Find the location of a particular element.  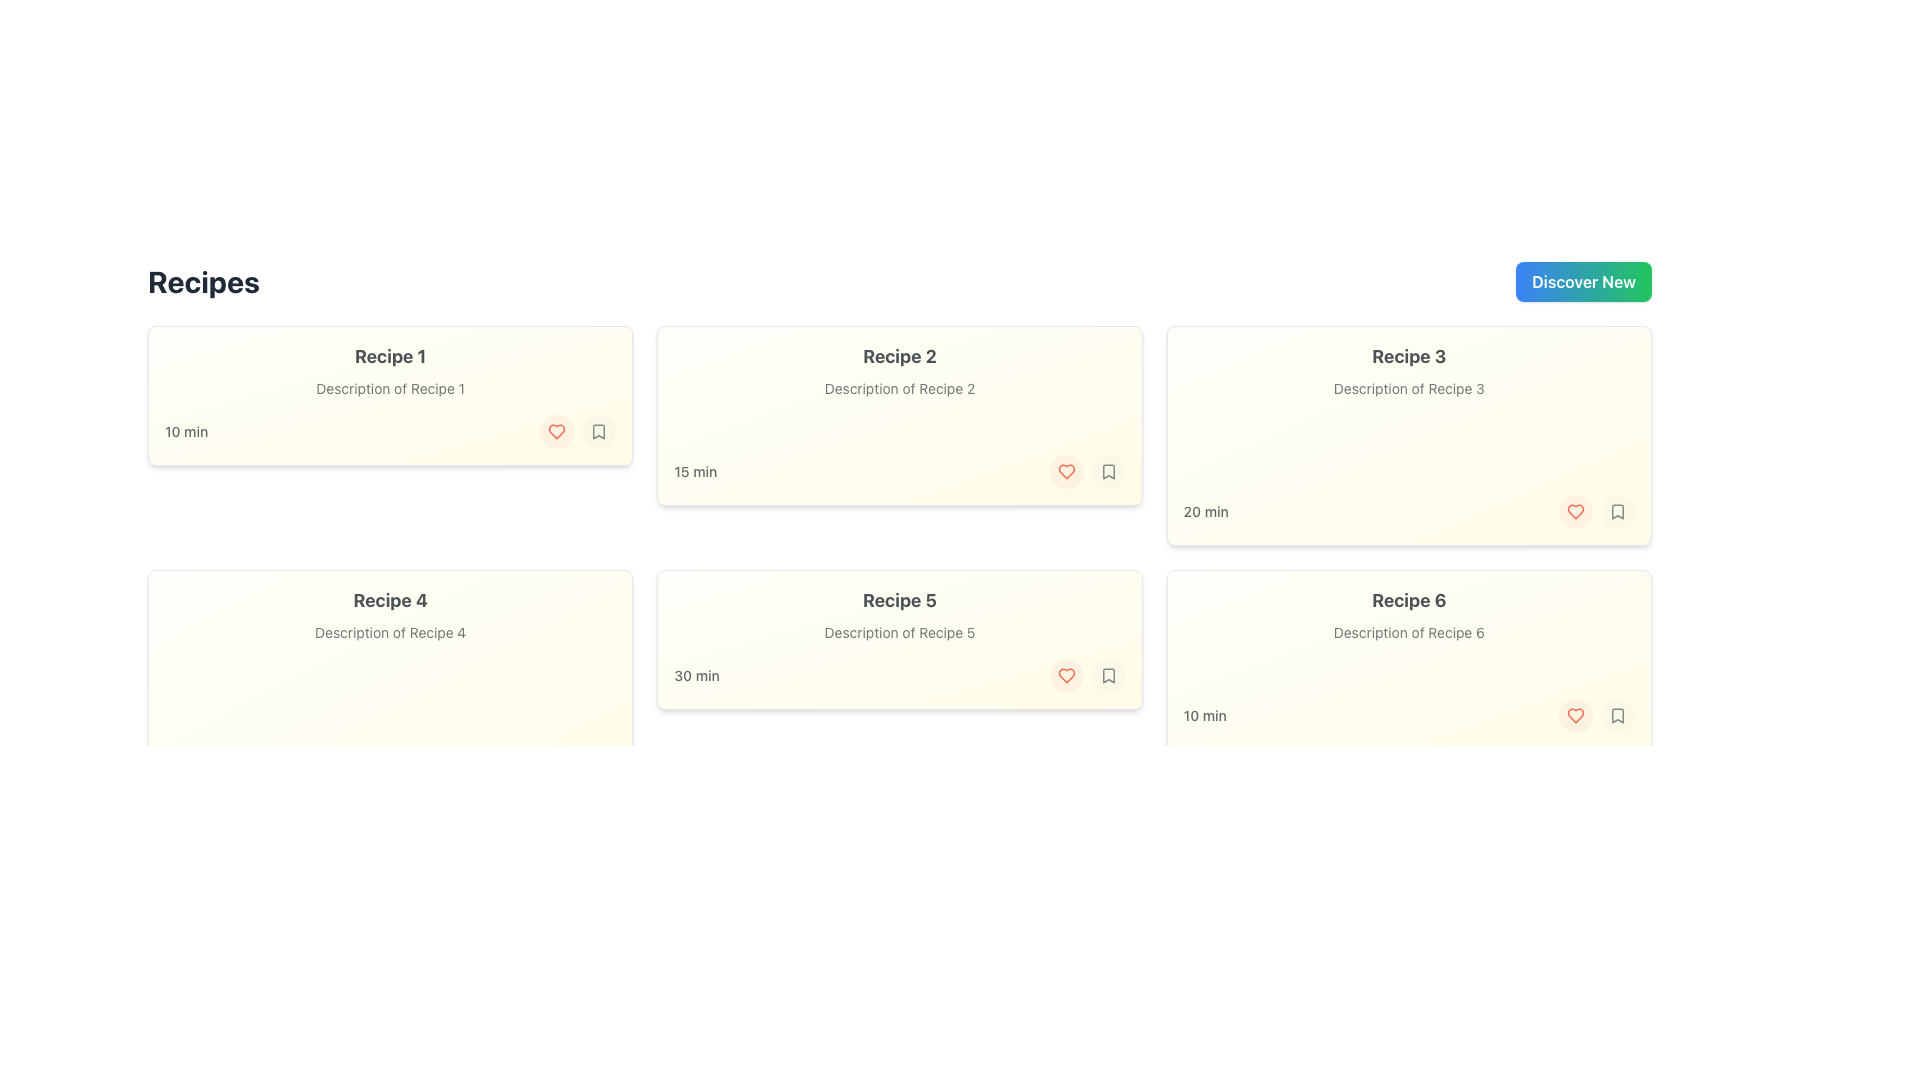

the descriptive text label for 'Recipe 1', located below the title and above the time indicator is located at coordinates (390, 389).